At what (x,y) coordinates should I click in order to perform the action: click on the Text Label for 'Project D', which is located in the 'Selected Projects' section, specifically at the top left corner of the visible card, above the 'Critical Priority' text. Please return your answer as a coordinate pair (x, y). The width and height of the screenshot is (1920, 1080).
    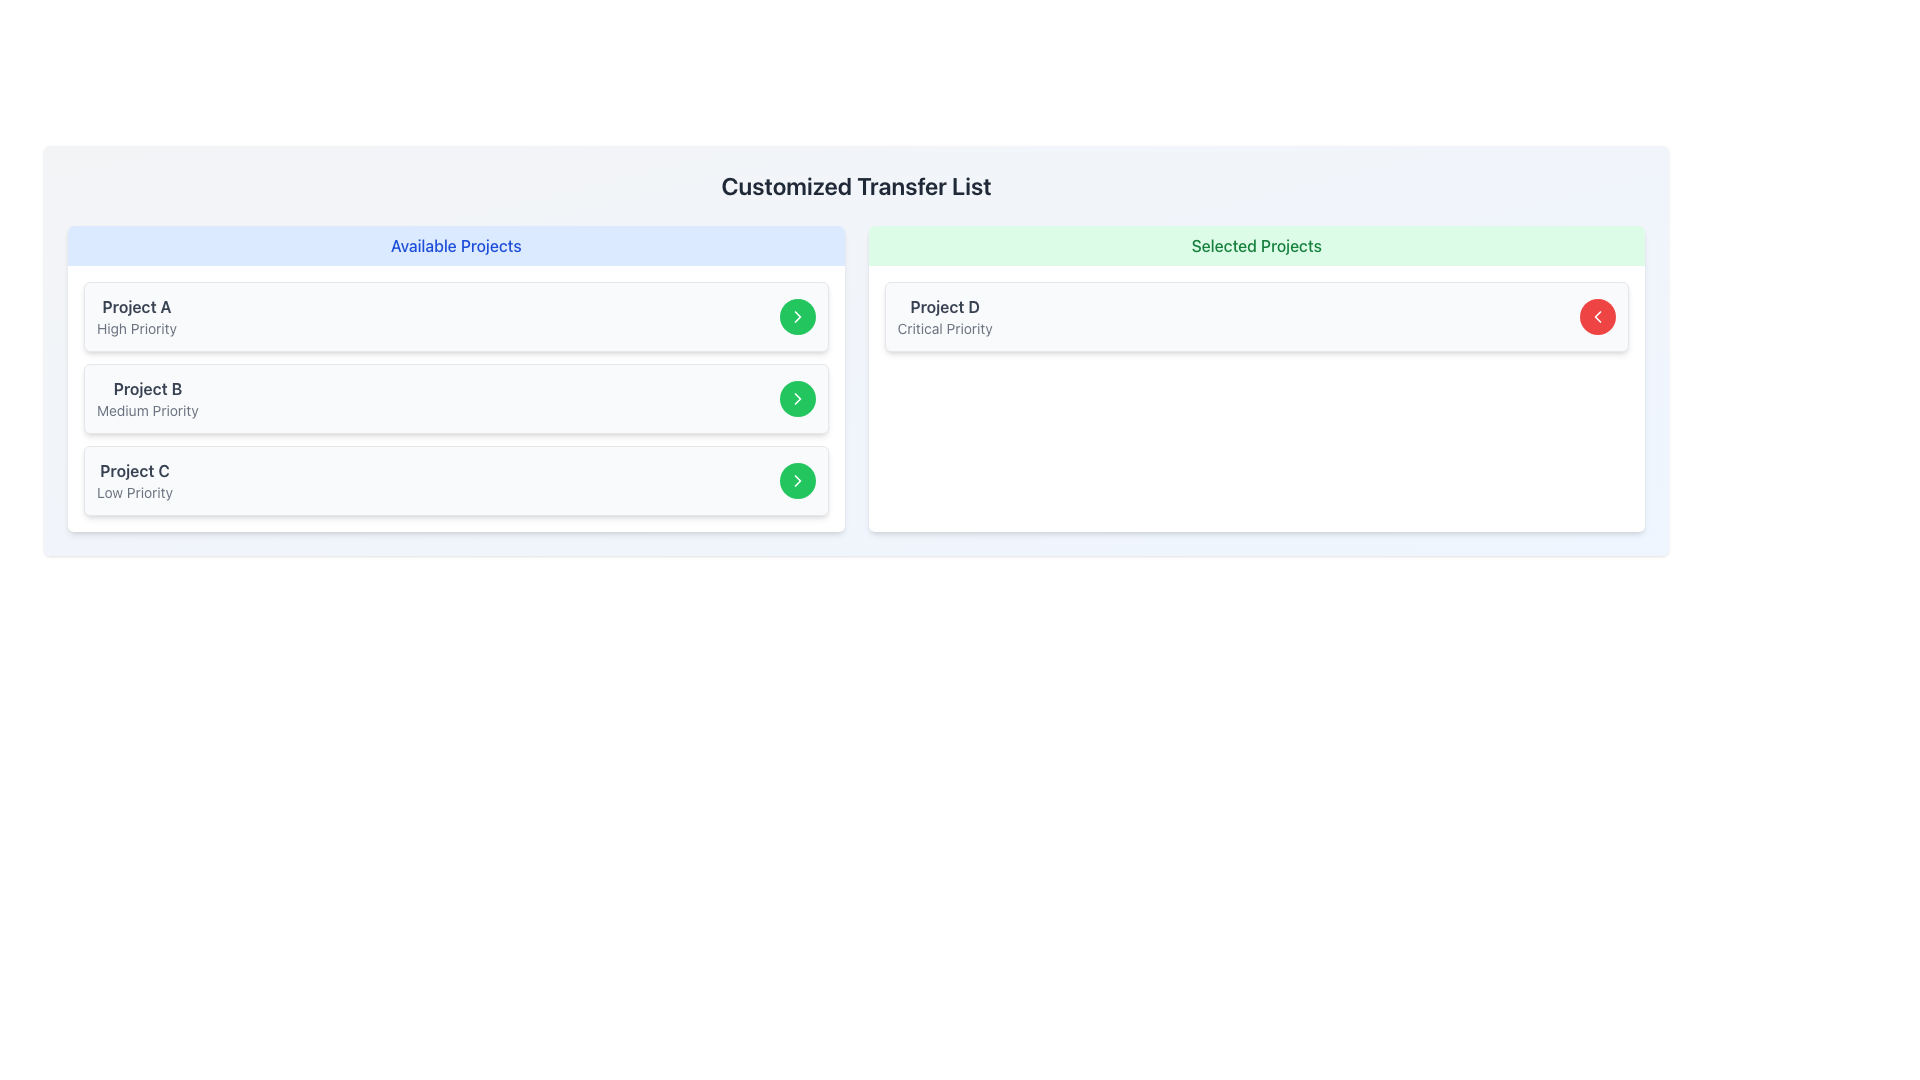
    Looking at the image, I should click on (944, 307).